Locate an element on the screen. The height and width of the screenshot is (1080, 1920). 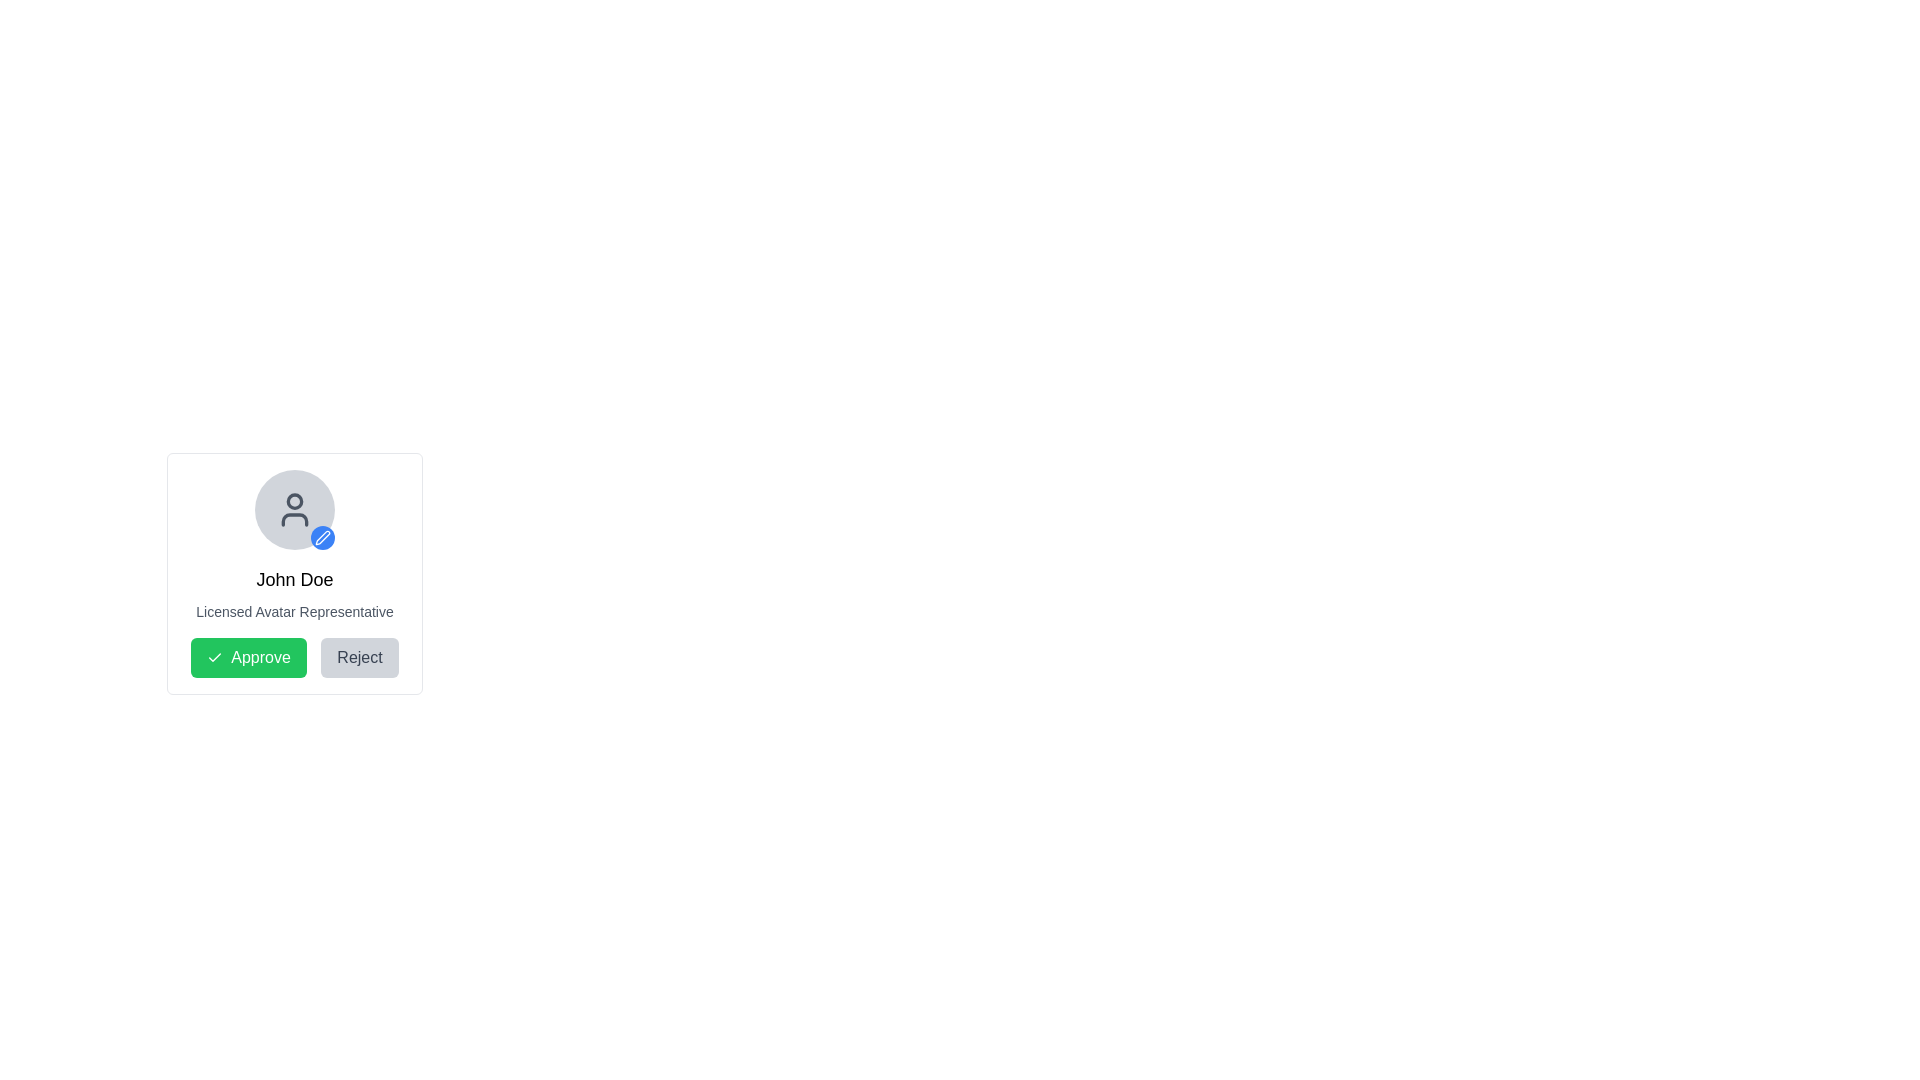
the edit icon located at the bottom-right corner of the circular profile image in the user card to initiate an edit action is located at coordinates (322, 536).